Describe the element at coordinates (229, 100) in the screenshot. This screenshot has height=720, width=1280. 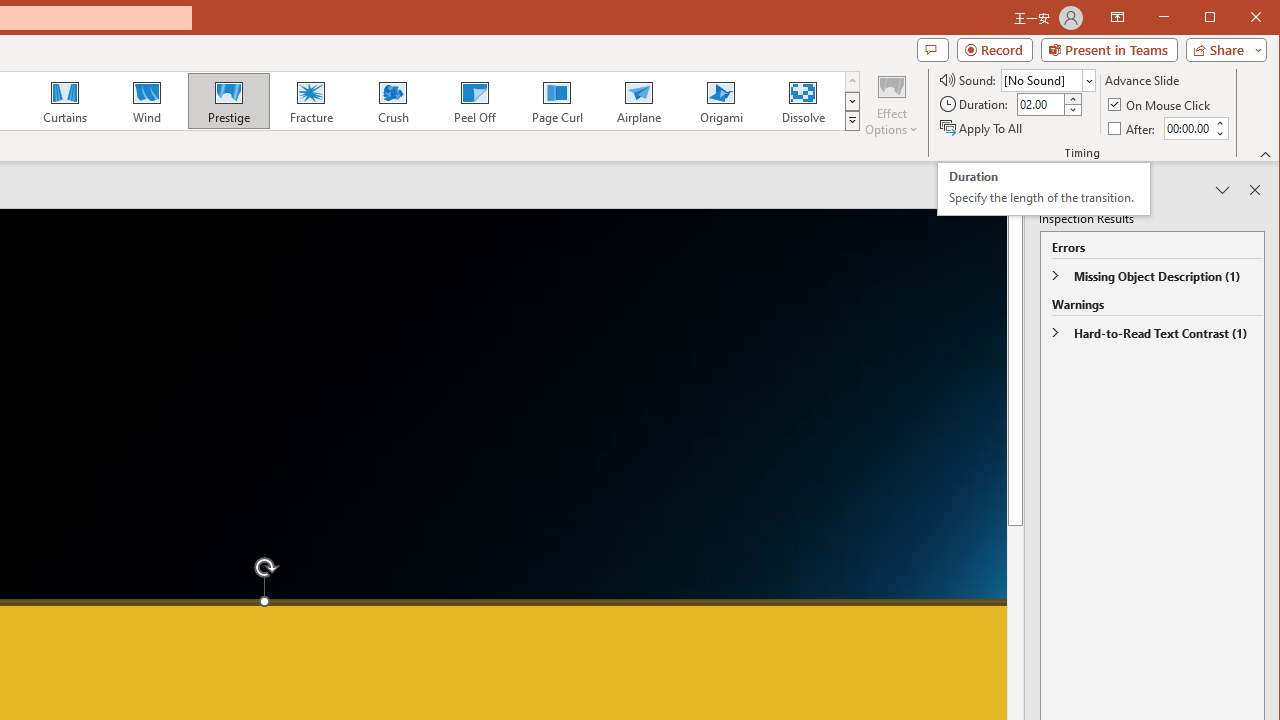
I see `'Prestige'` at that location.